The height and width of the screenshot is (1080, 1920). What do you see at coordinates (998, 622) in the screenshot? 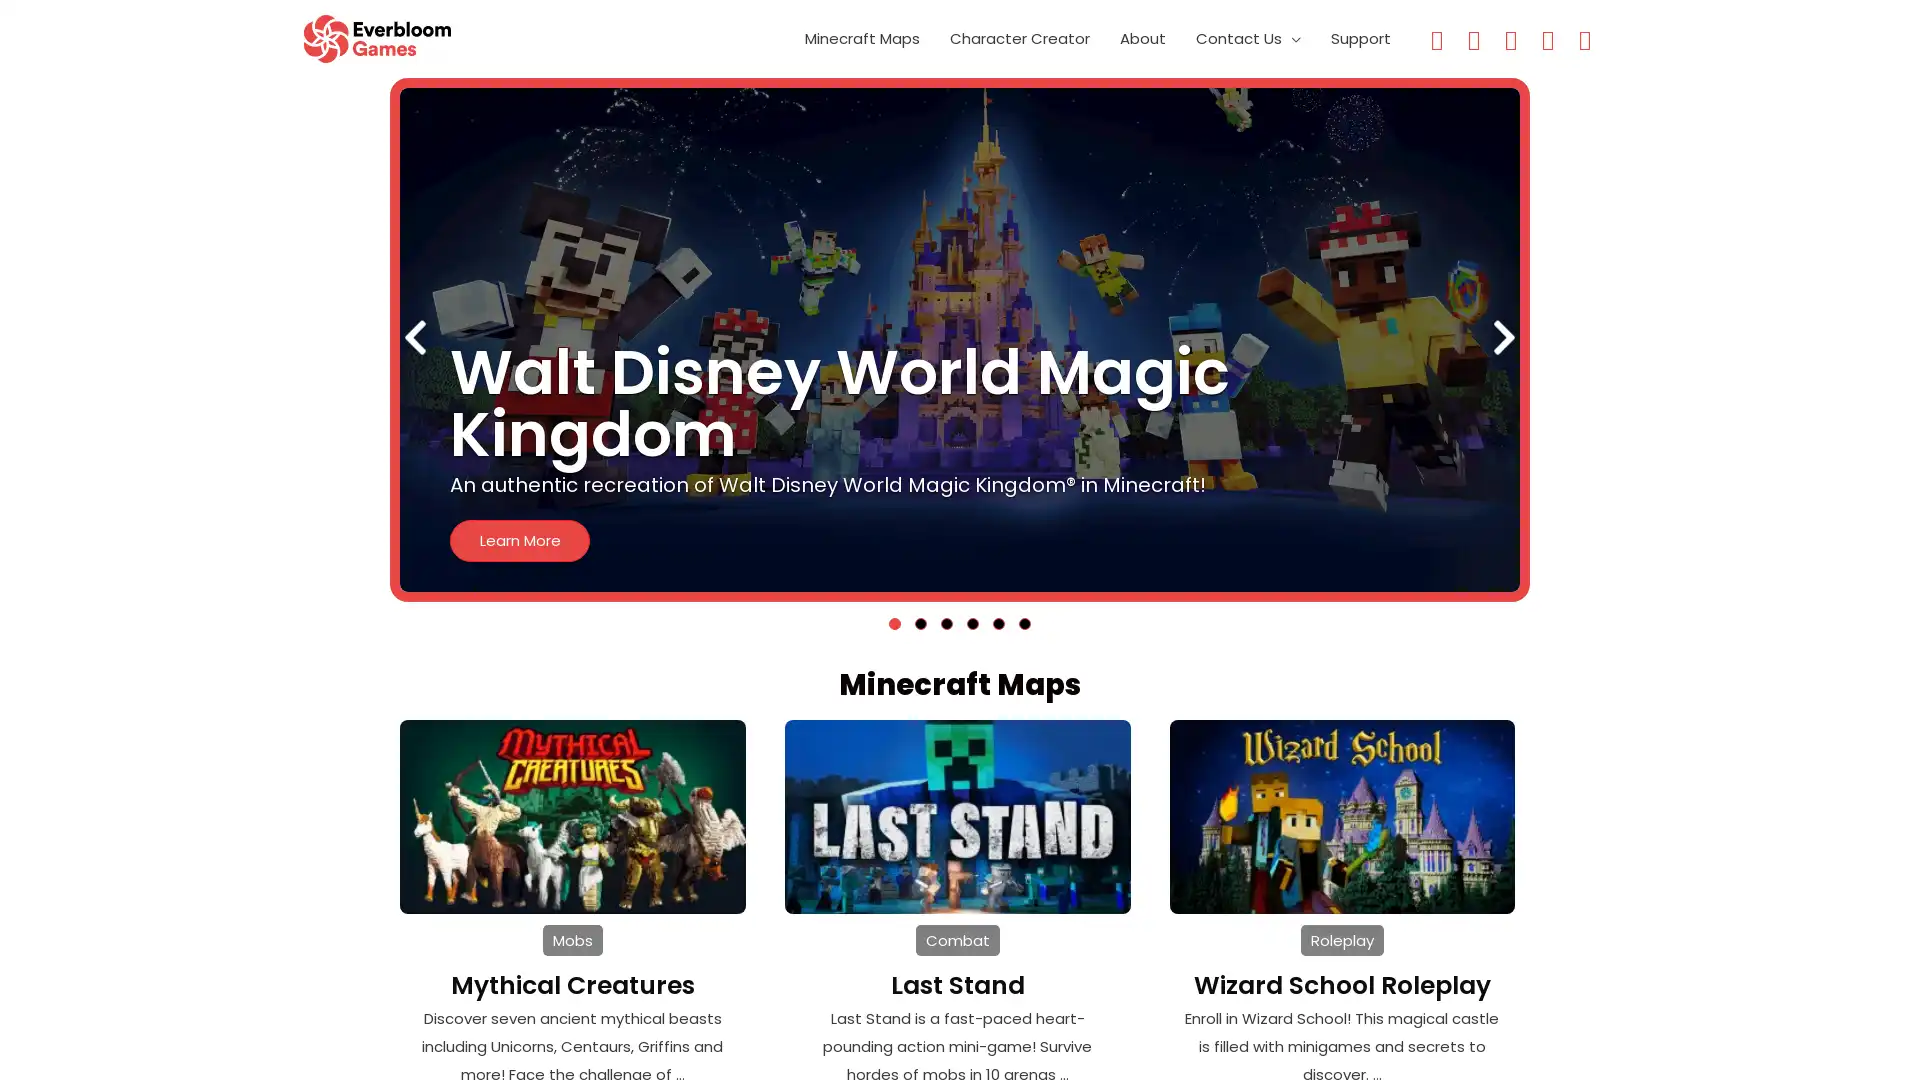
I see `Page 5` at bounding box center [998, 622].